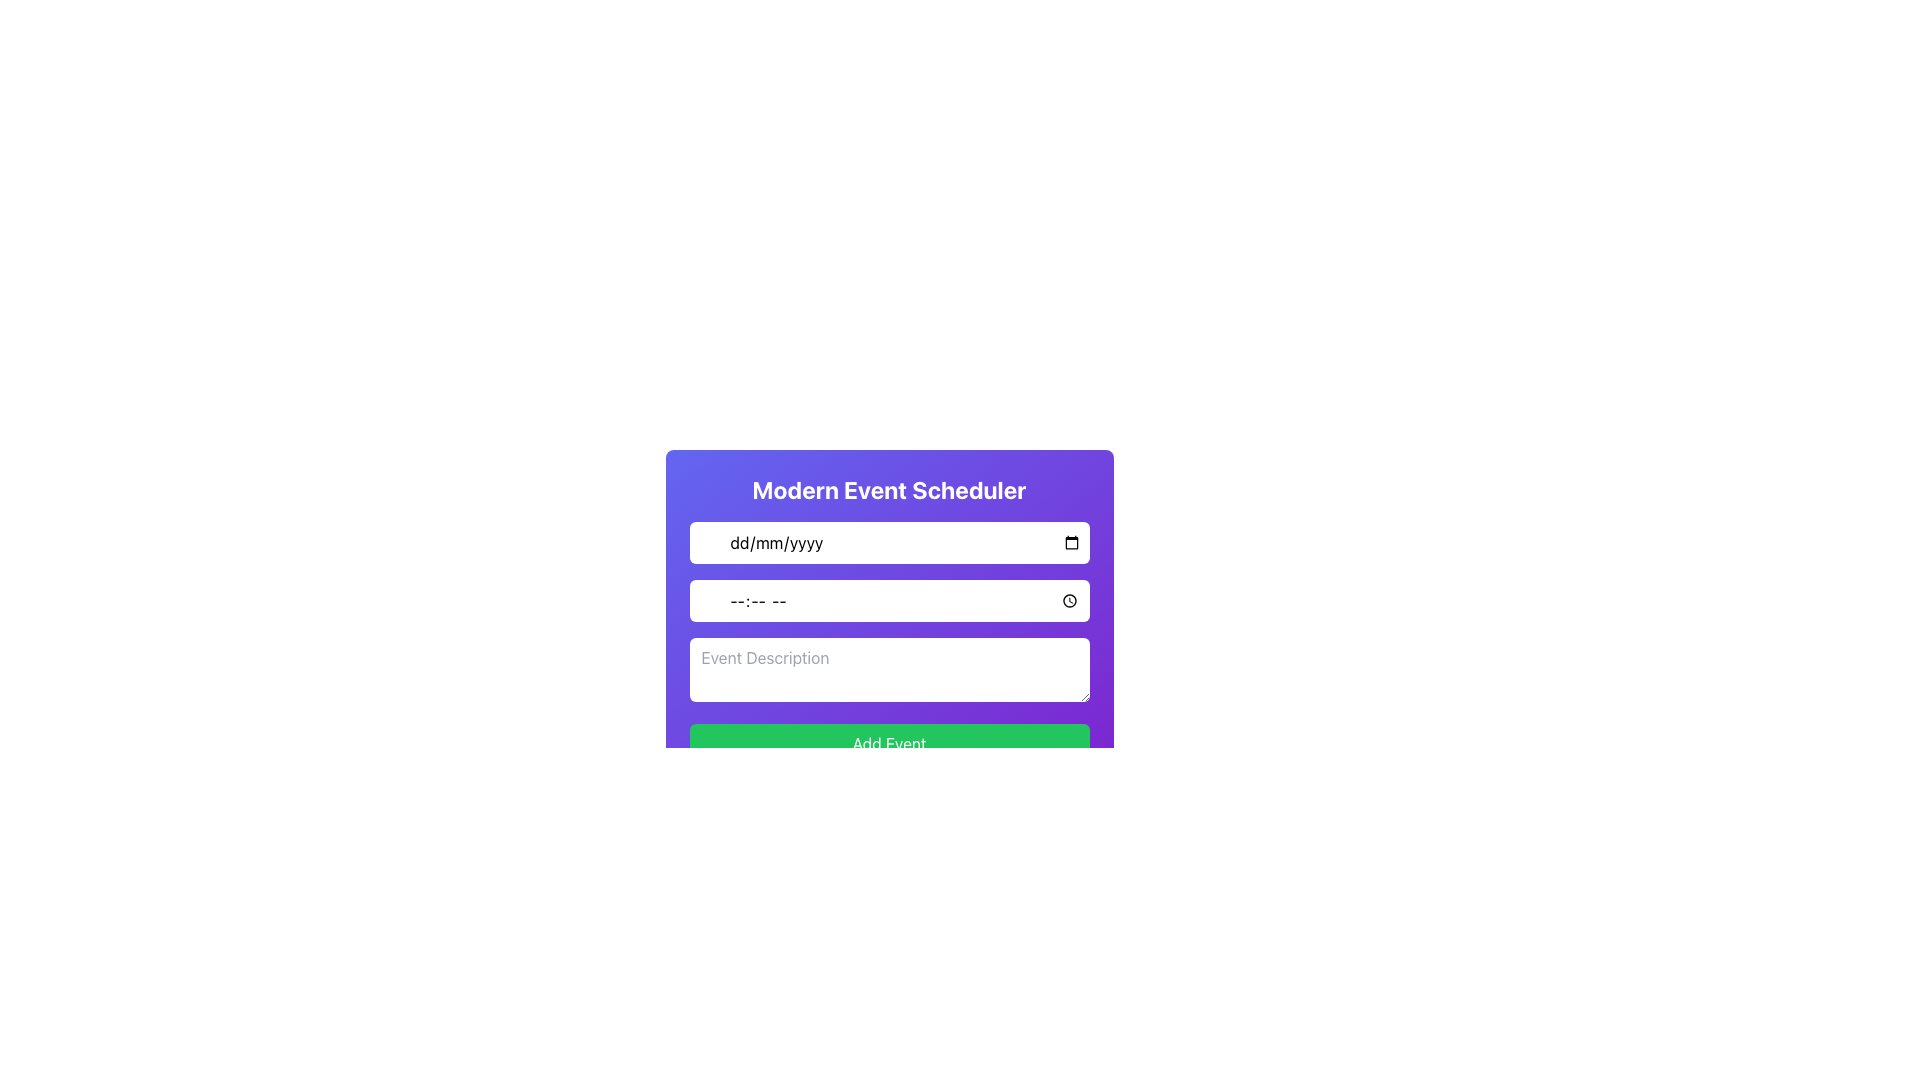 Image resolution: width=1920 pixels, height=1080 pixels. I want to click on the Static Text Header that contains the text 'Modern Event Scheduler' styled in white on a purple gradient background, located at the top center of the form interface, so click(888, 489).